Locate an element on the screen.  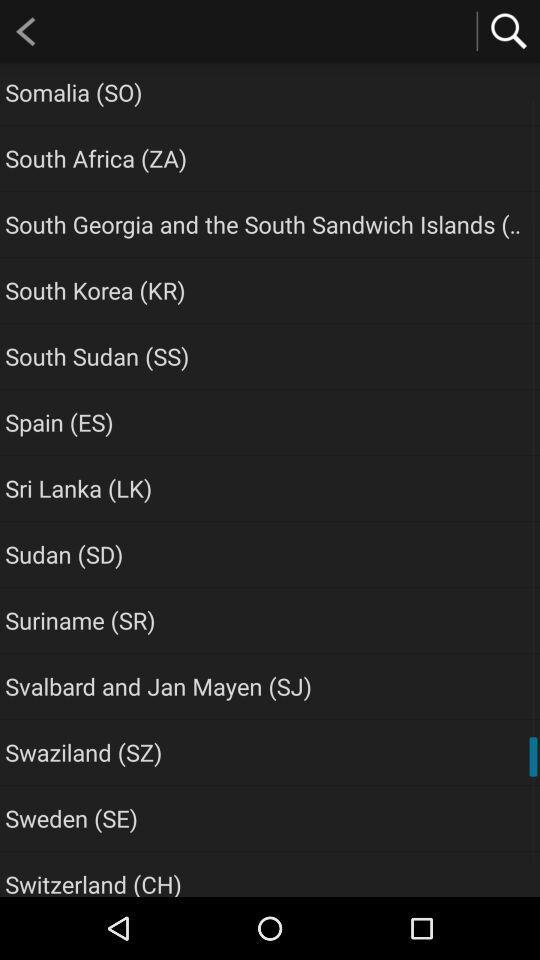
the app above south georgia and is located at coordinates (95, 157).